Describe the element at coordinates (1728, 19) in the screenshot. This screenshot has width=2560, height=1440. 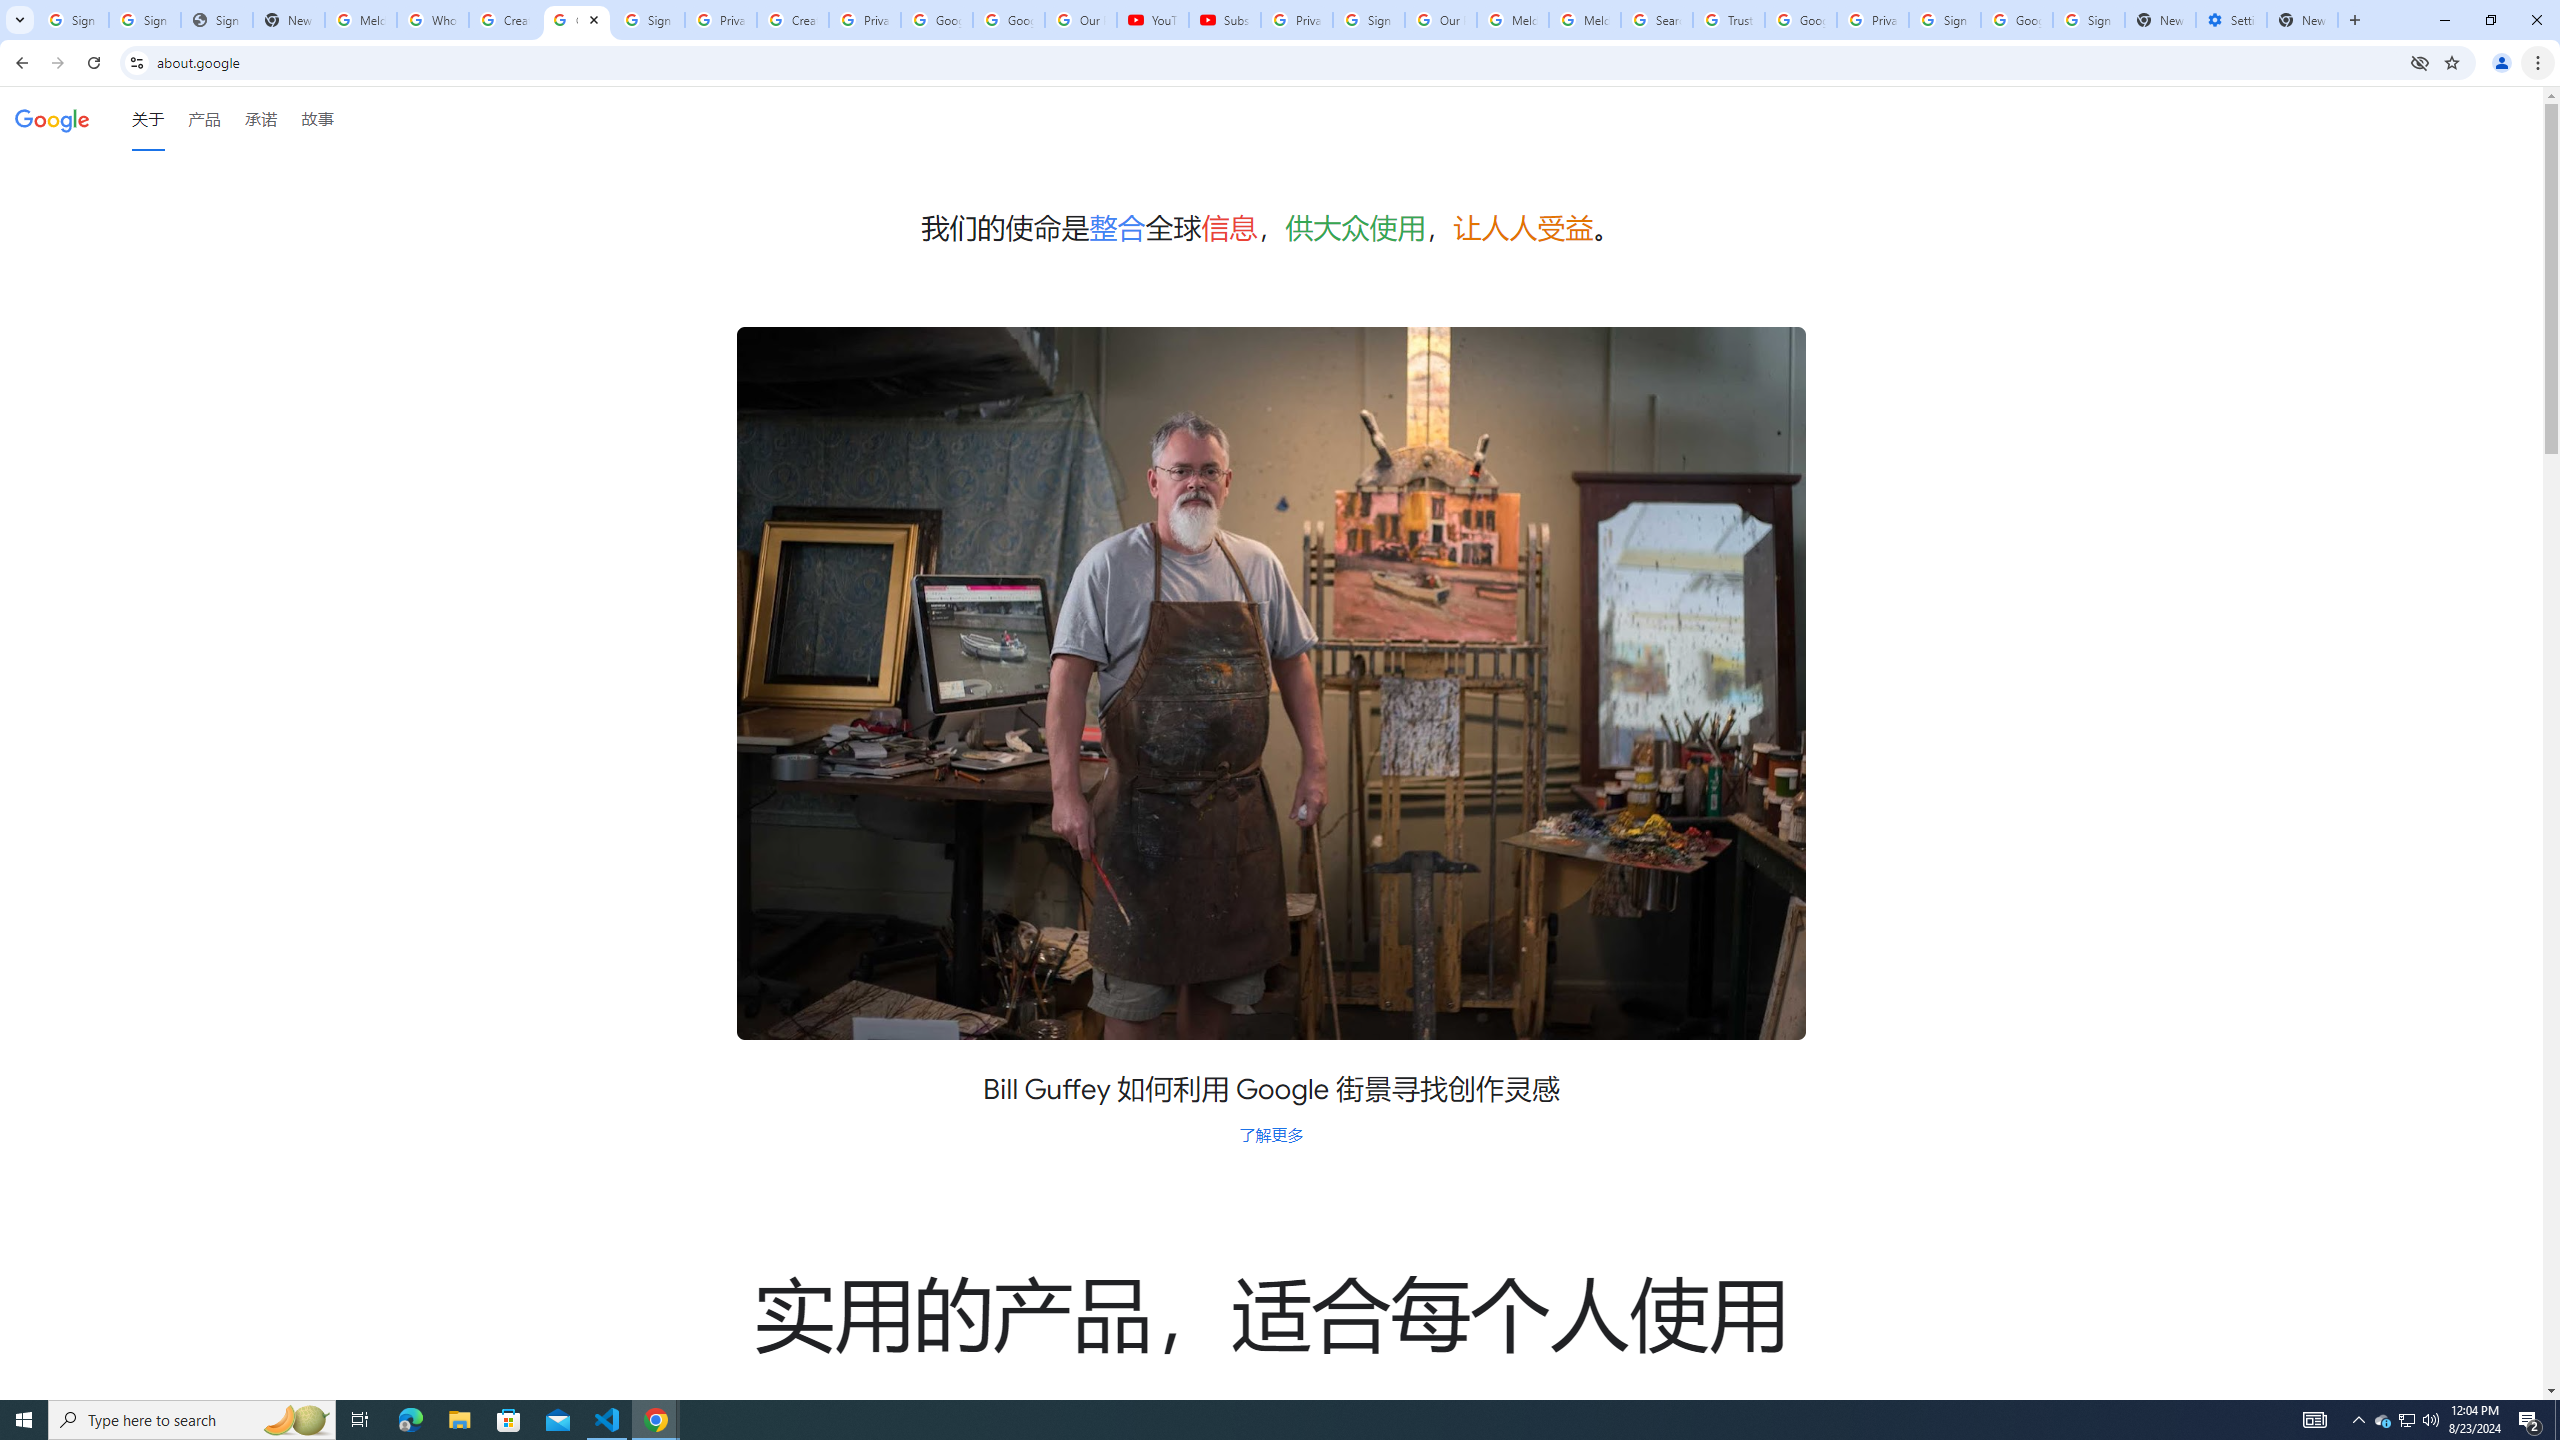
I see `'Trusted Information and Content - Google Safety Center'` at that location.